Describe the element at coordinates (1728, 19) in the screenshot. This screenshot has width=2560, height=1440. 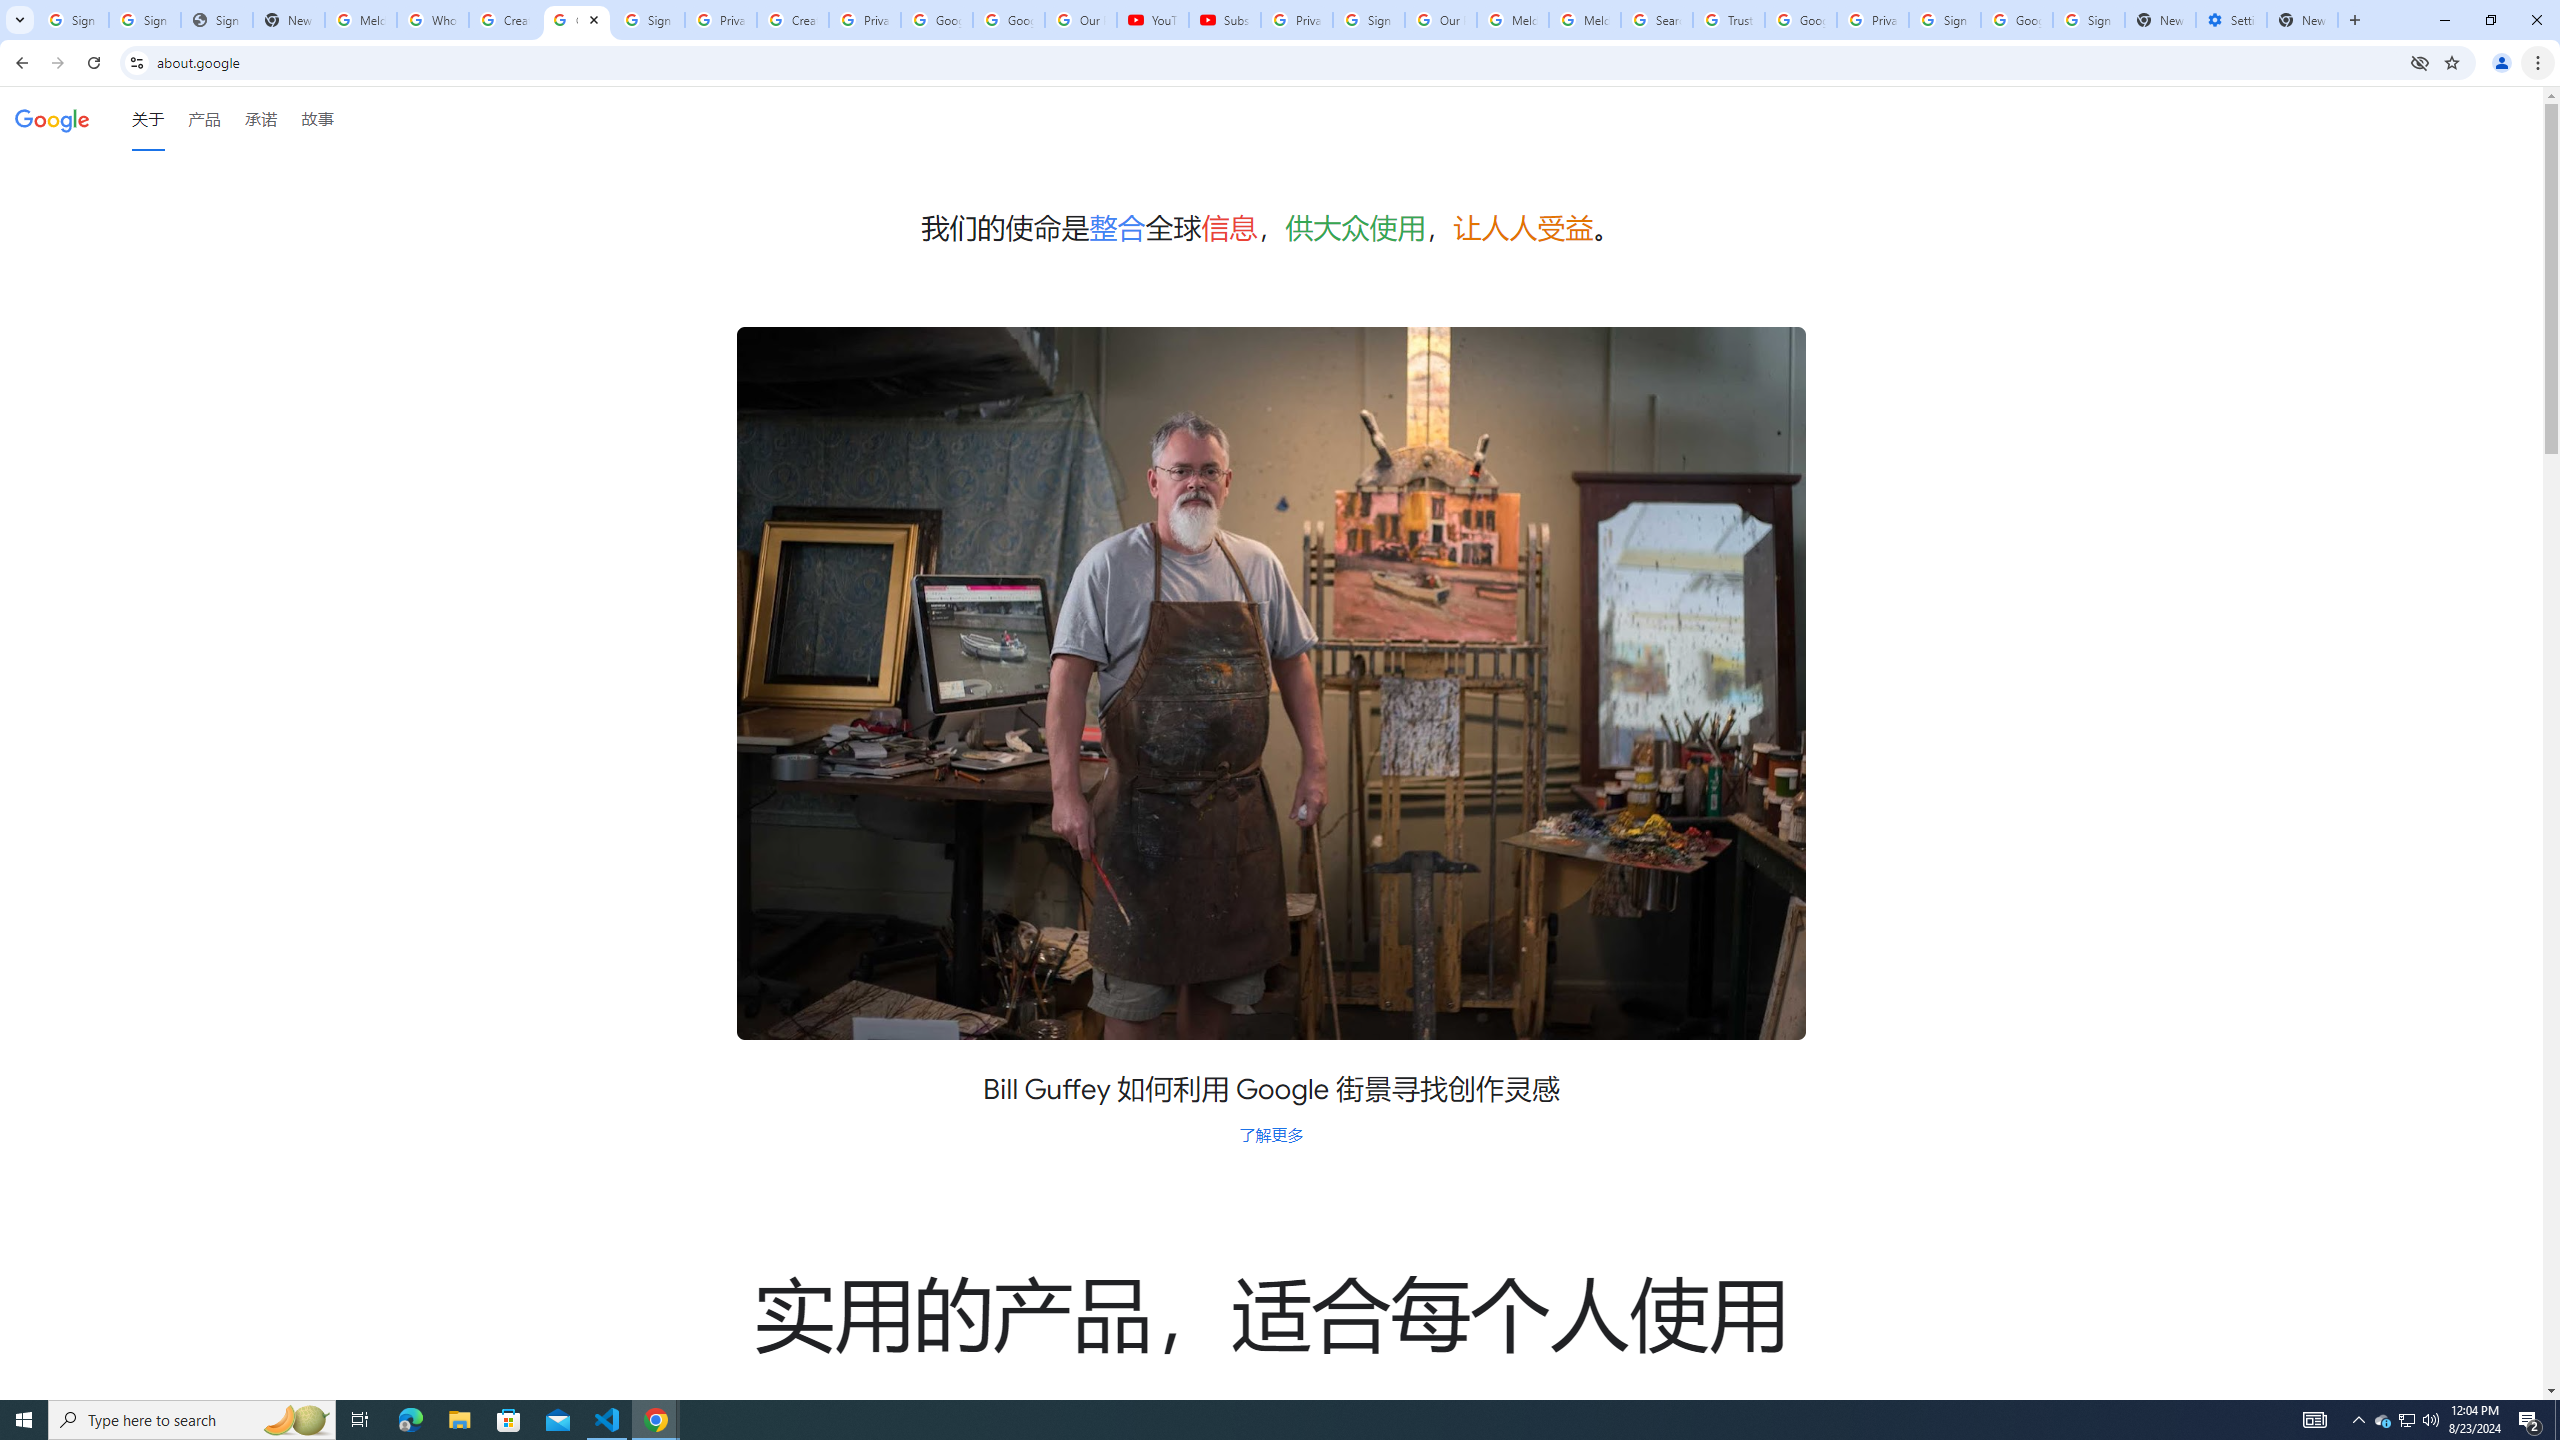
I see `'Trusted Information and Content - Google Safety Center'` at that location.